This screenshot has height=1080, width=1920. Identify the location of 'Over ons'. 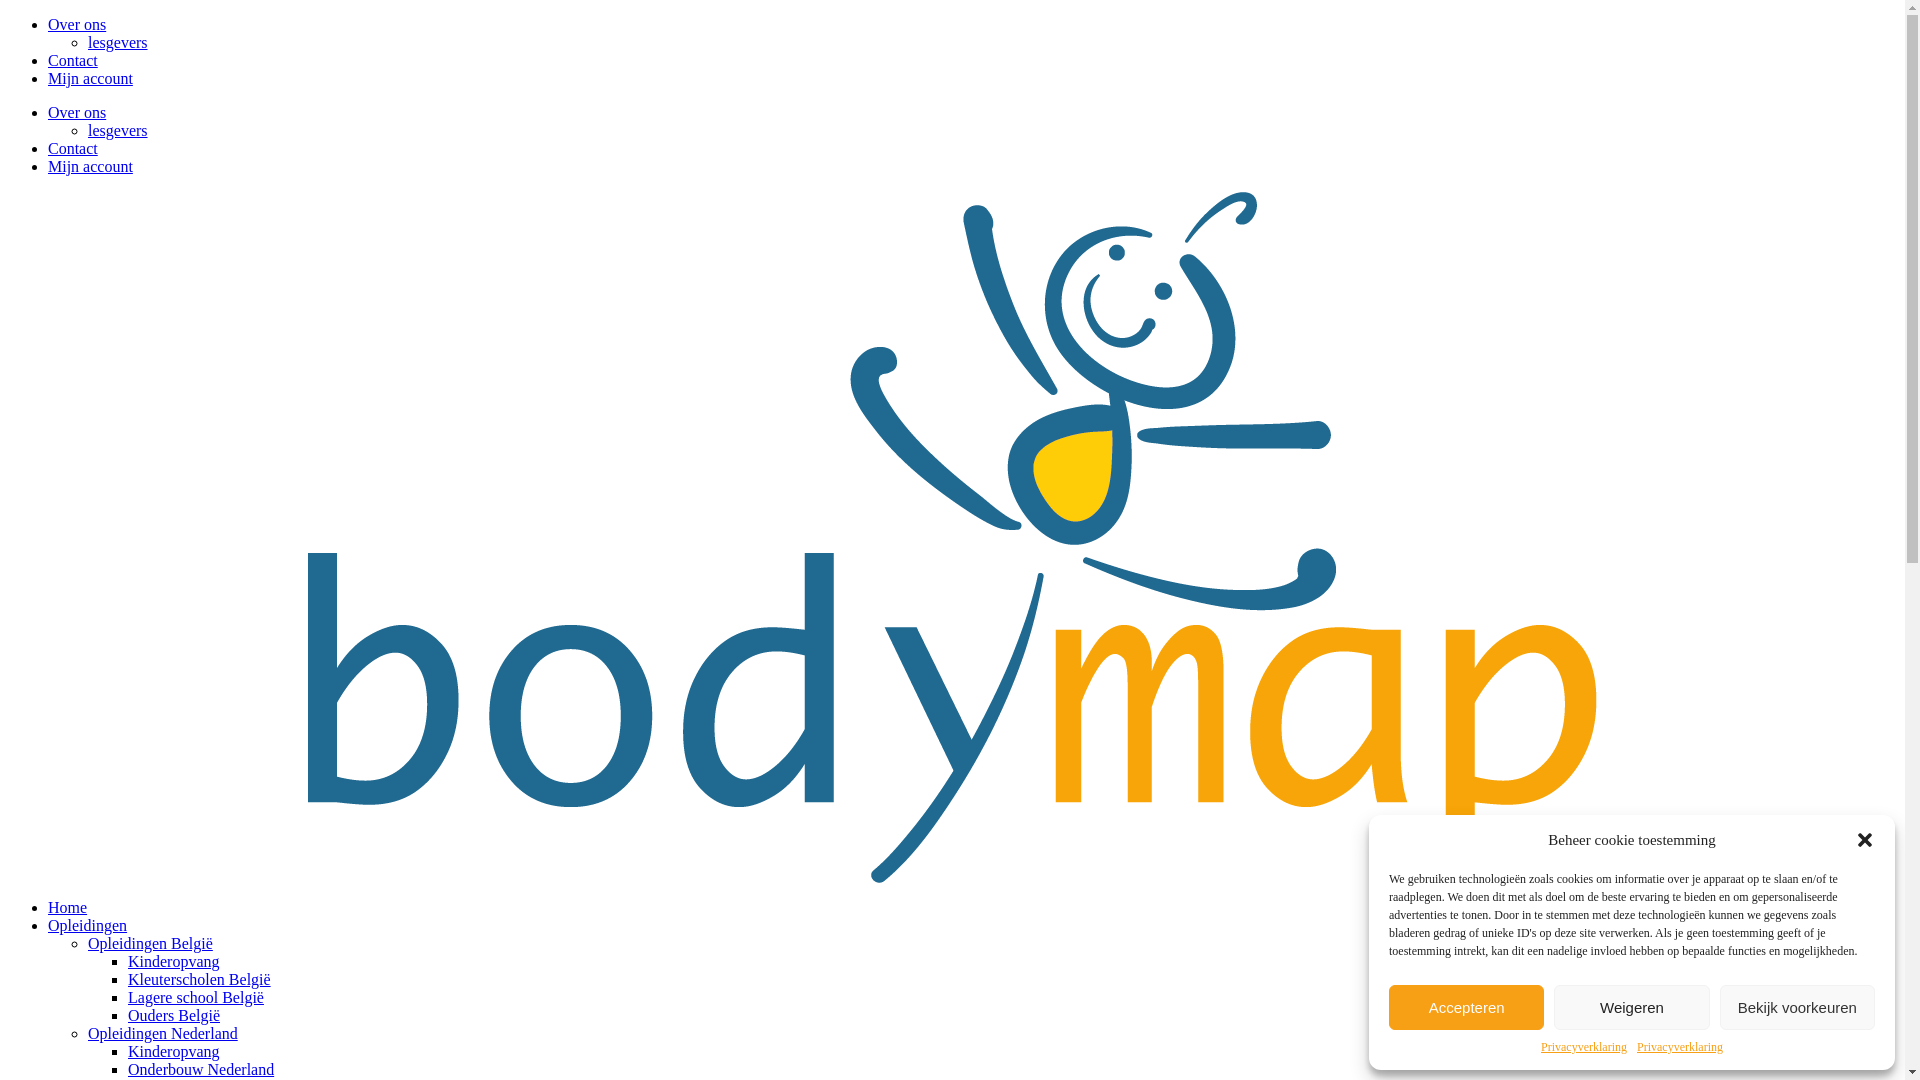
(76, 112).